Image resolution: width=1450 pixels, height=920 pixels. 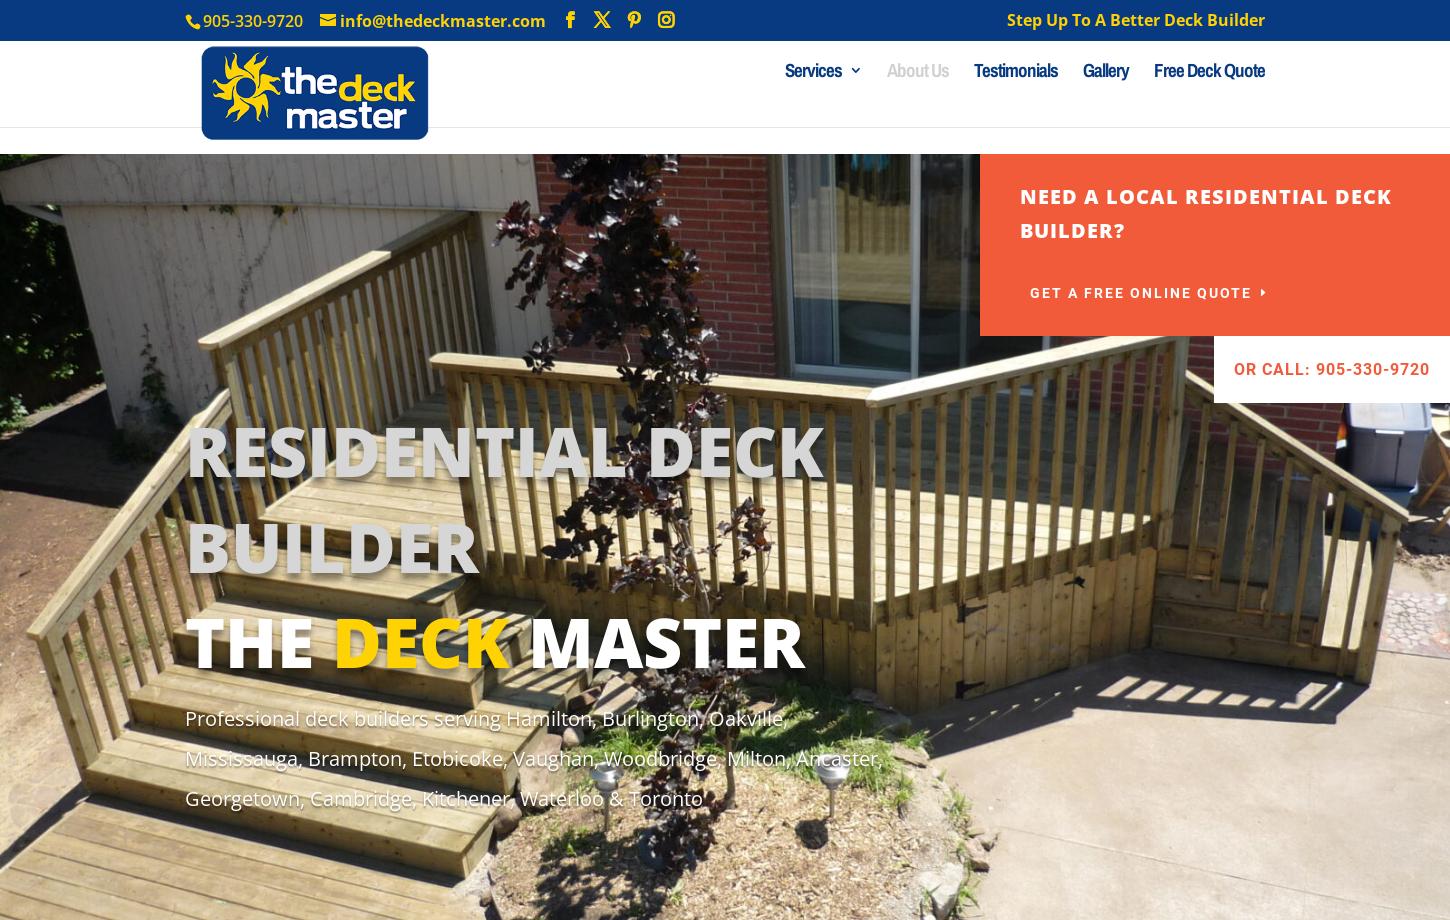 I want to click on 'Composite Decks', so click(x=825, y=238).